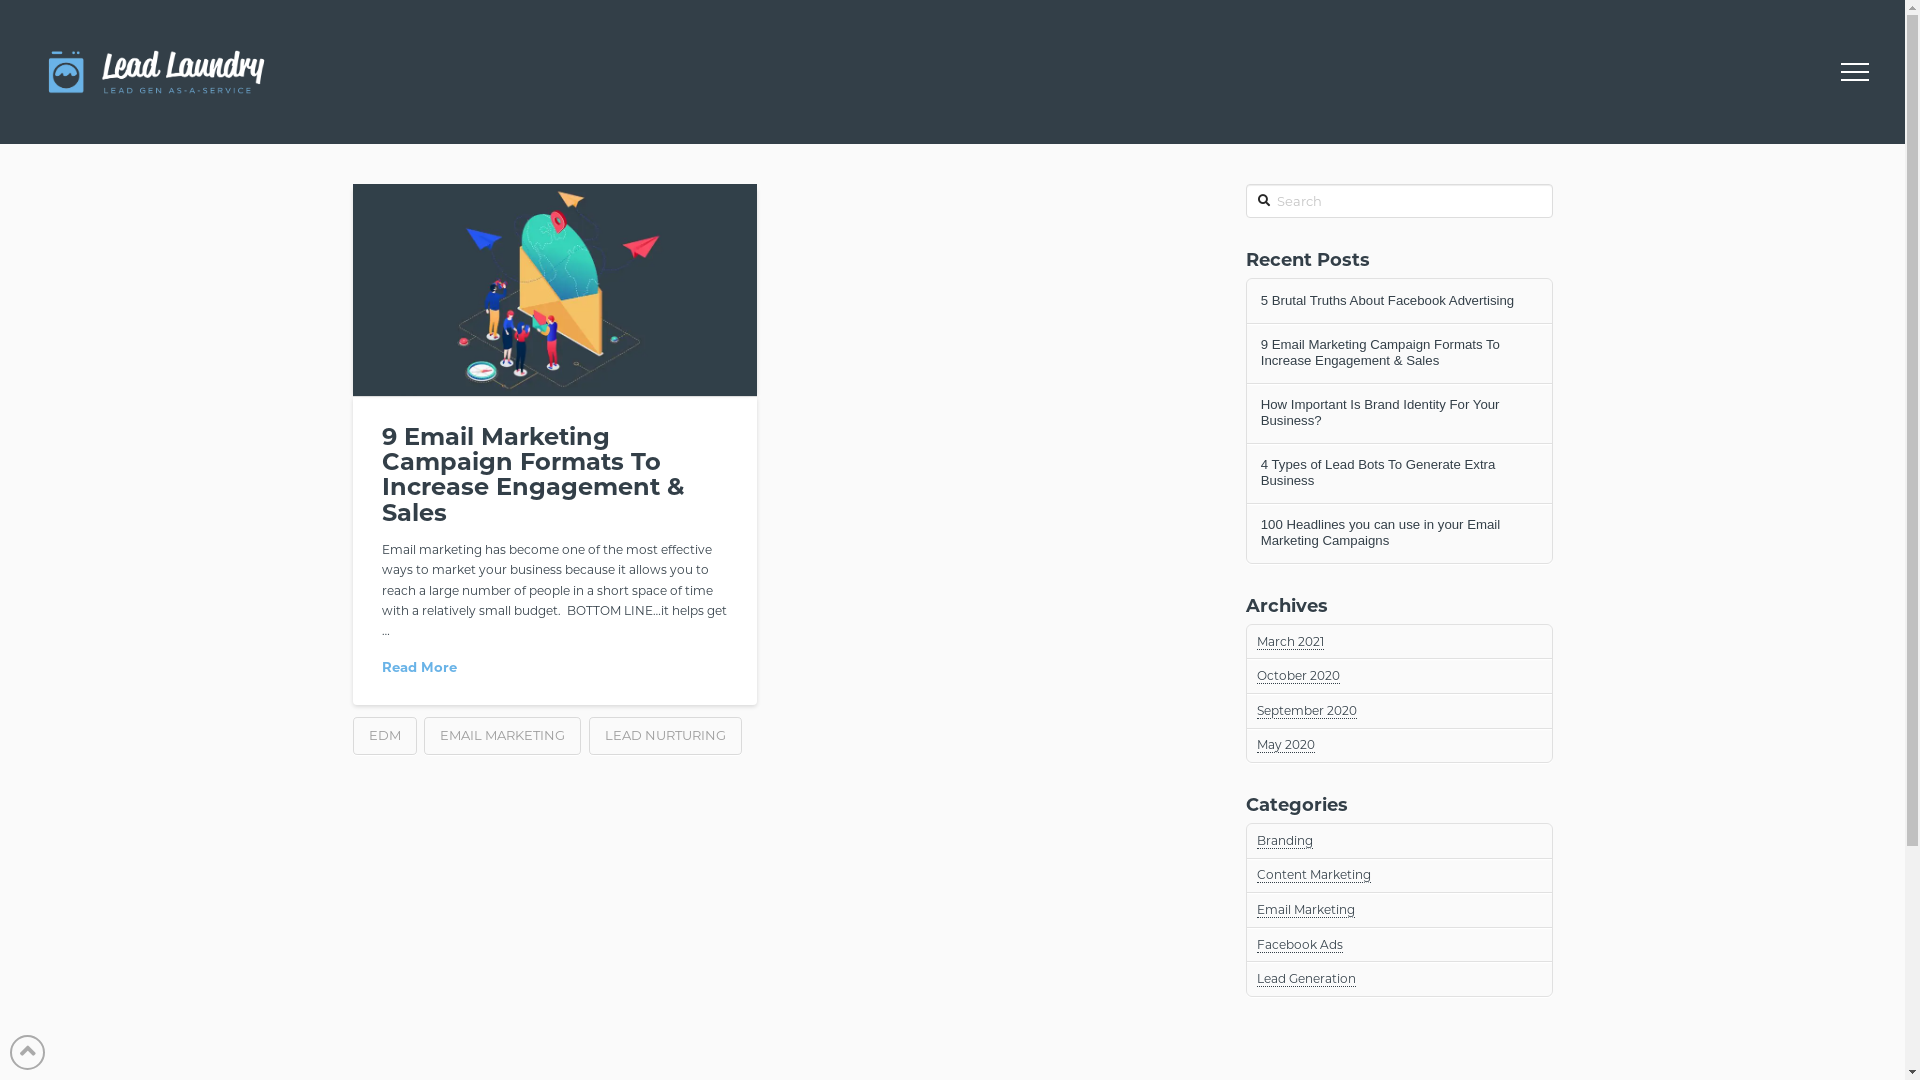  I want to click on 'May 2020', so click(1286, 744).